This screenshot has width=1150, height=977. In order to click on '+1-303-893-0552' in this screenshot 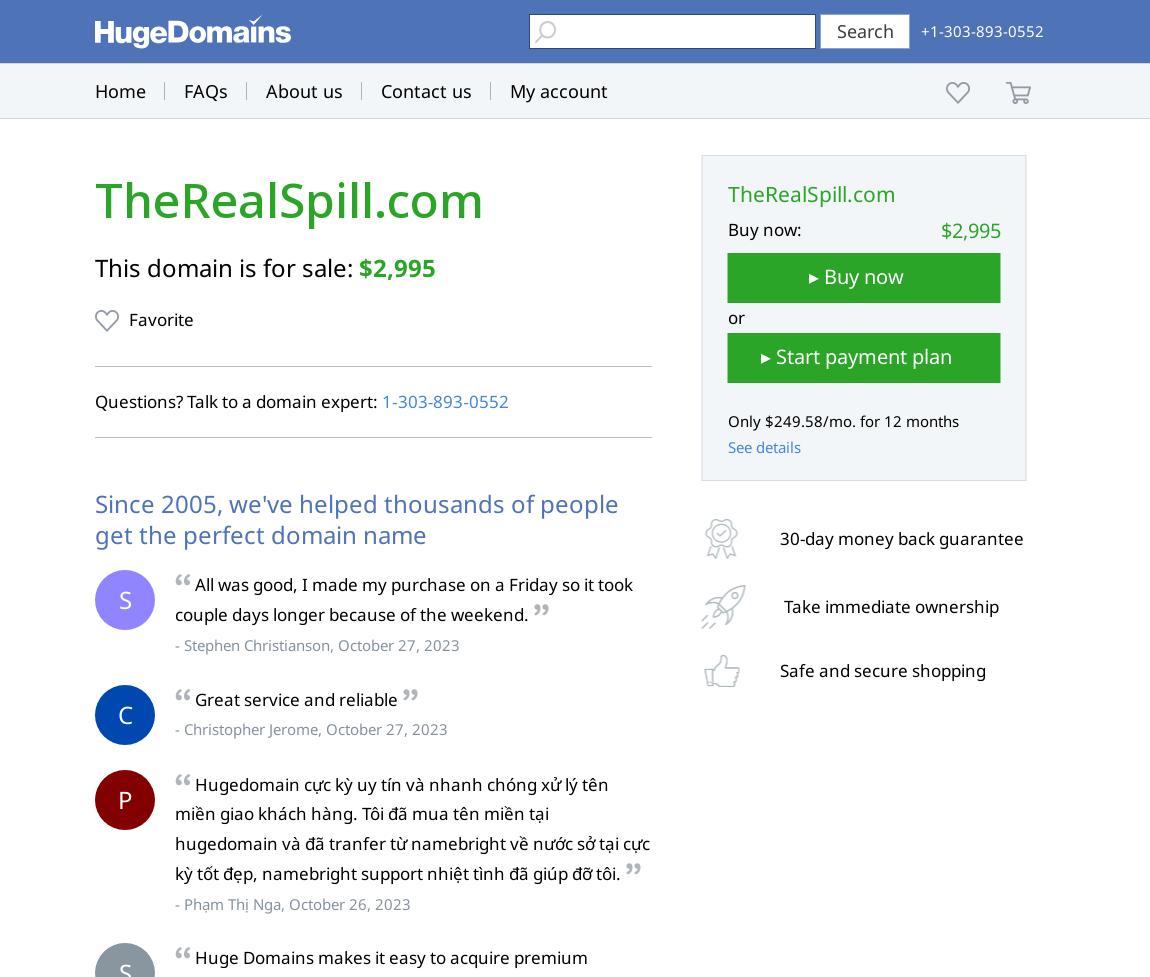, I will do `click(982, 30)`.